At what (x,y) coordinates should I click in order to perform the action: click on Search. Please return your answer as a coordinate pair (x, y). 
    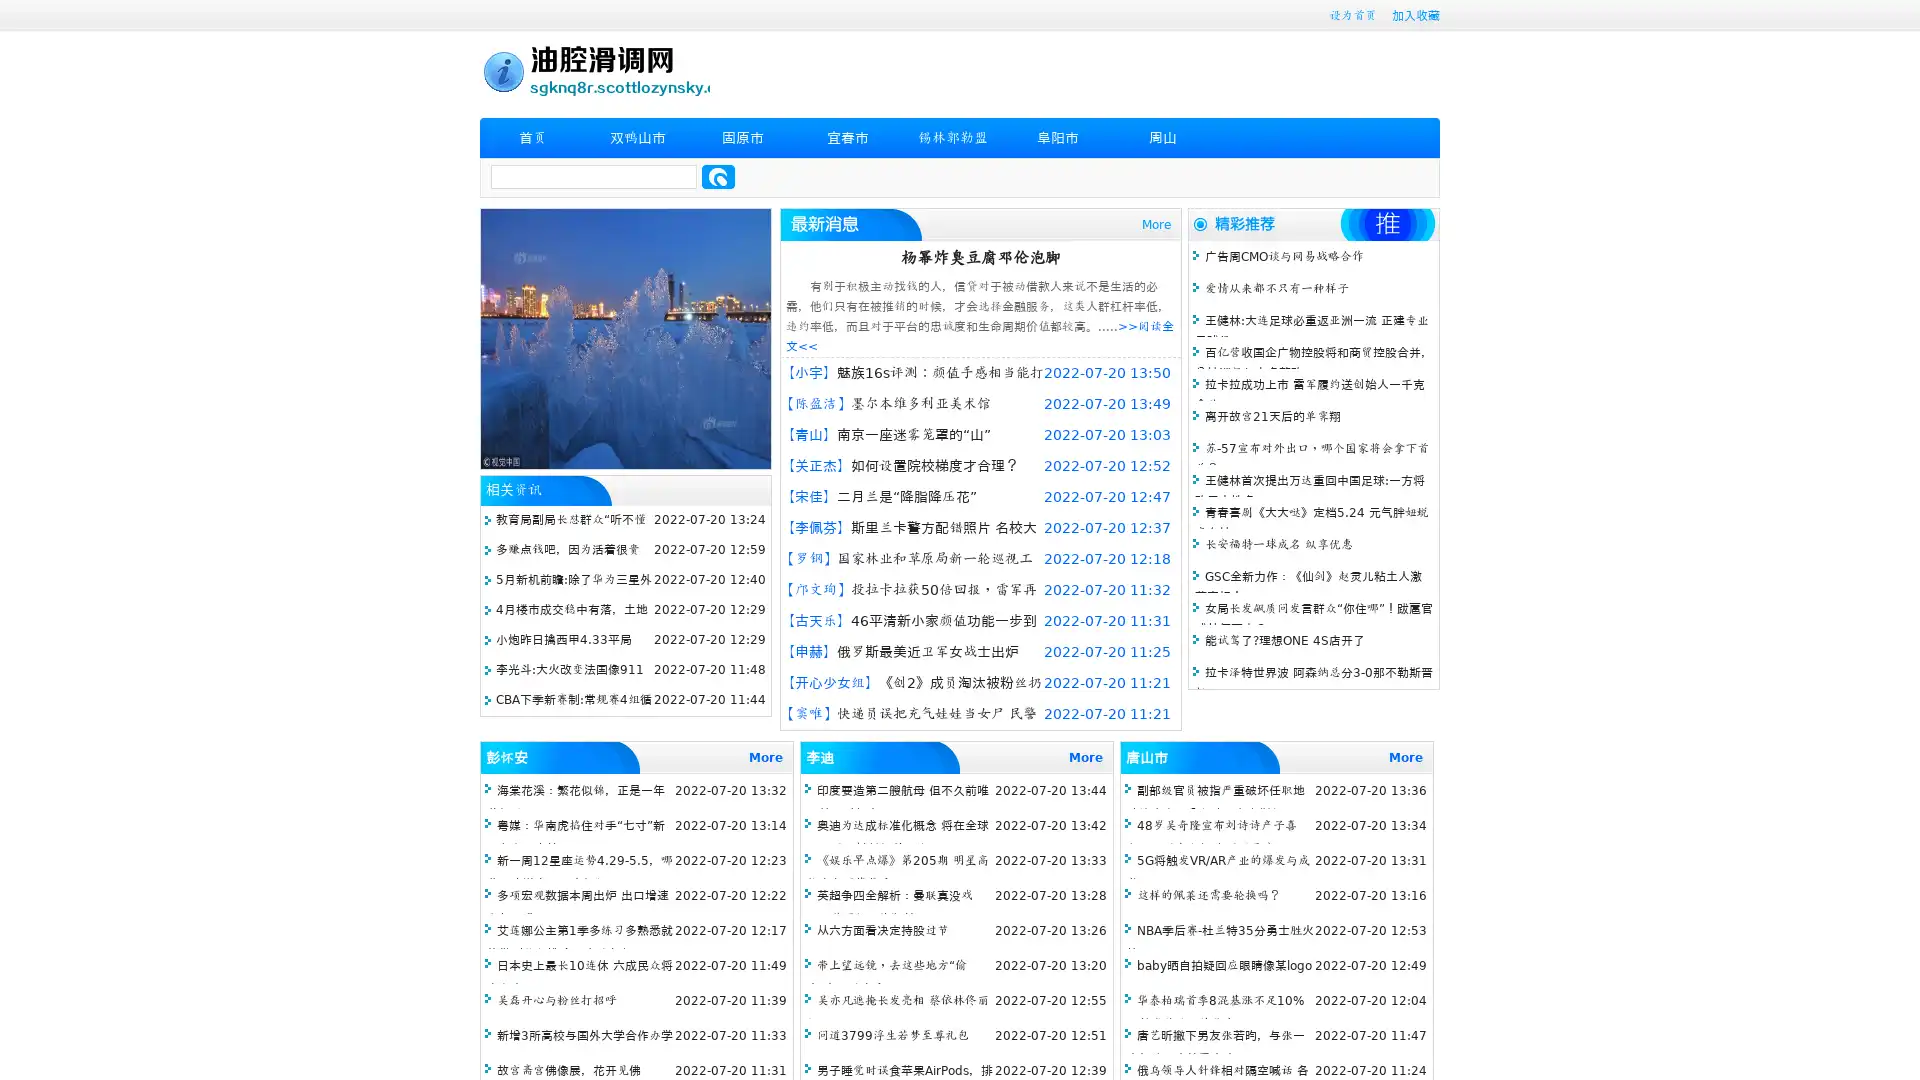
    Looking at the image, I should click on (718, 176).